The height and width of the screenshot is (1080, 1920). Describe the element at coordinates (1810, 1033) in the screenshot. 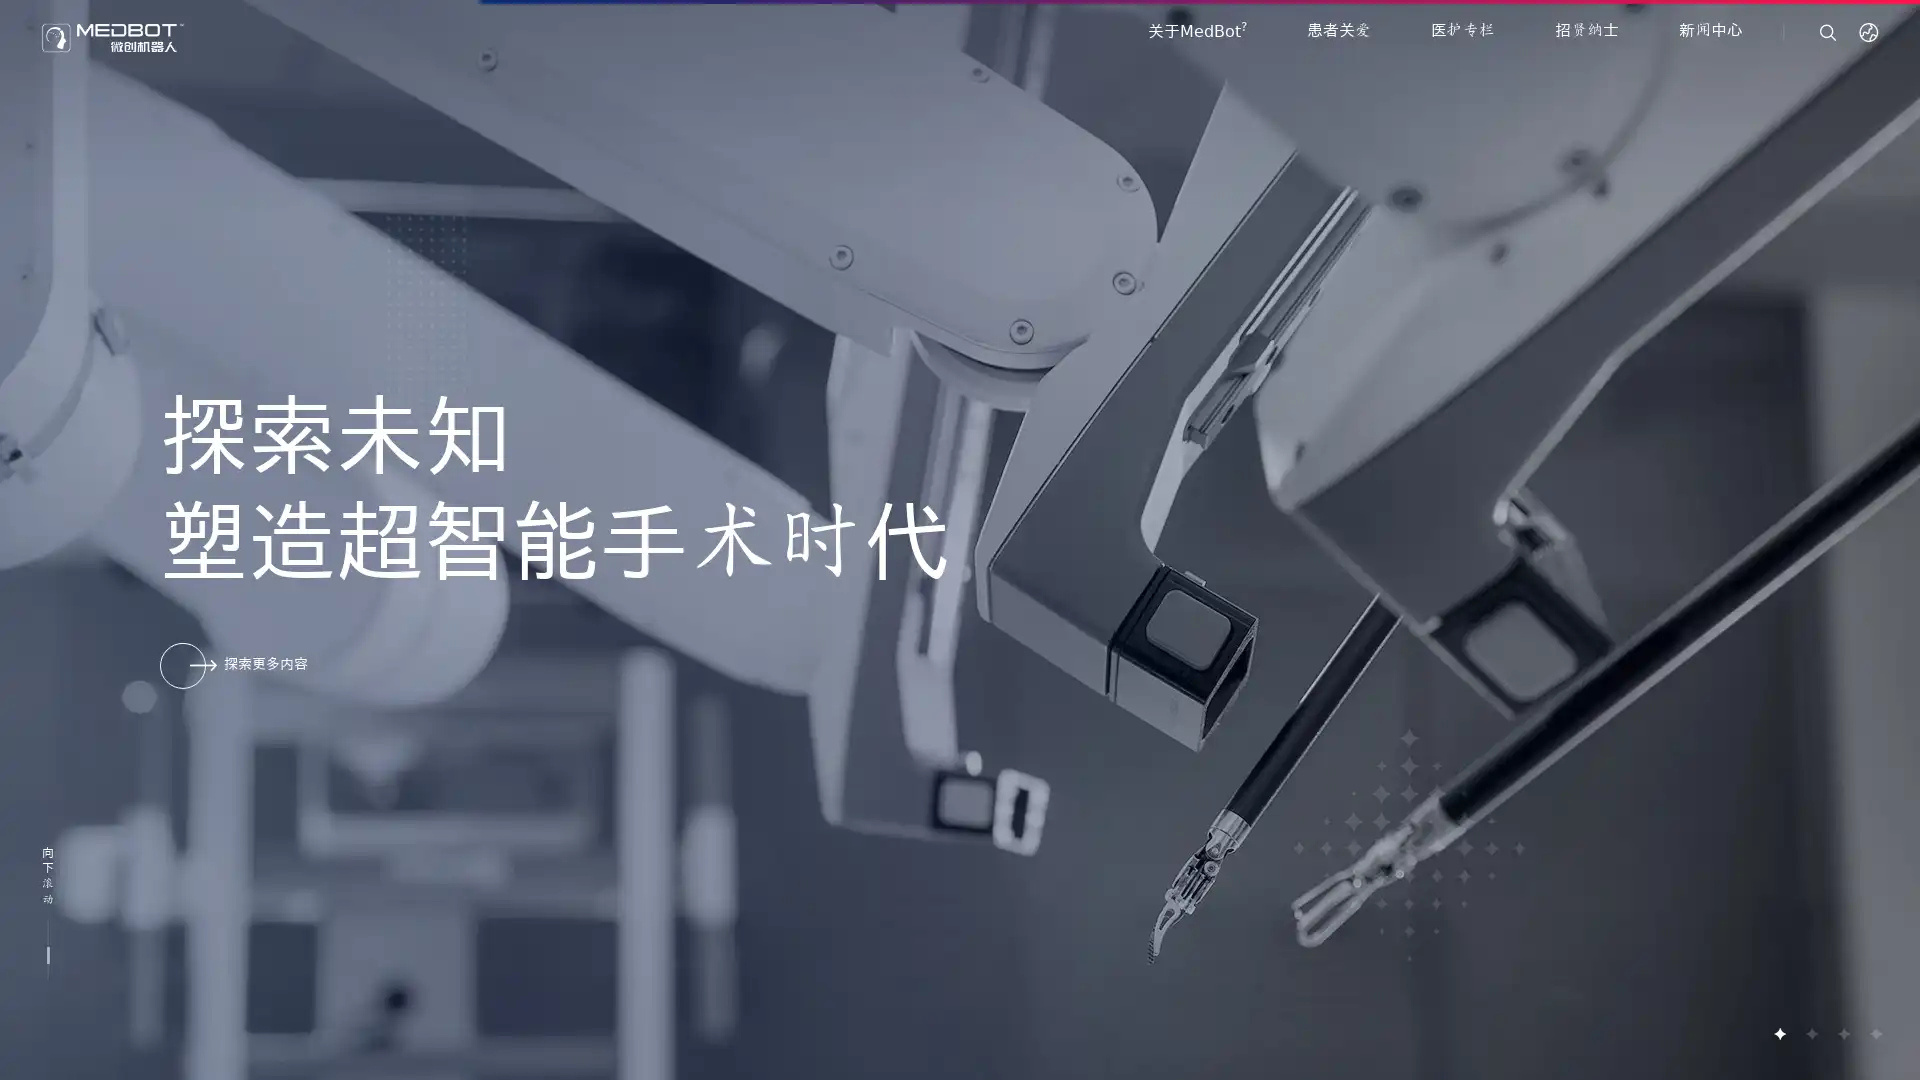

I see `Go to slide 2` at that location.